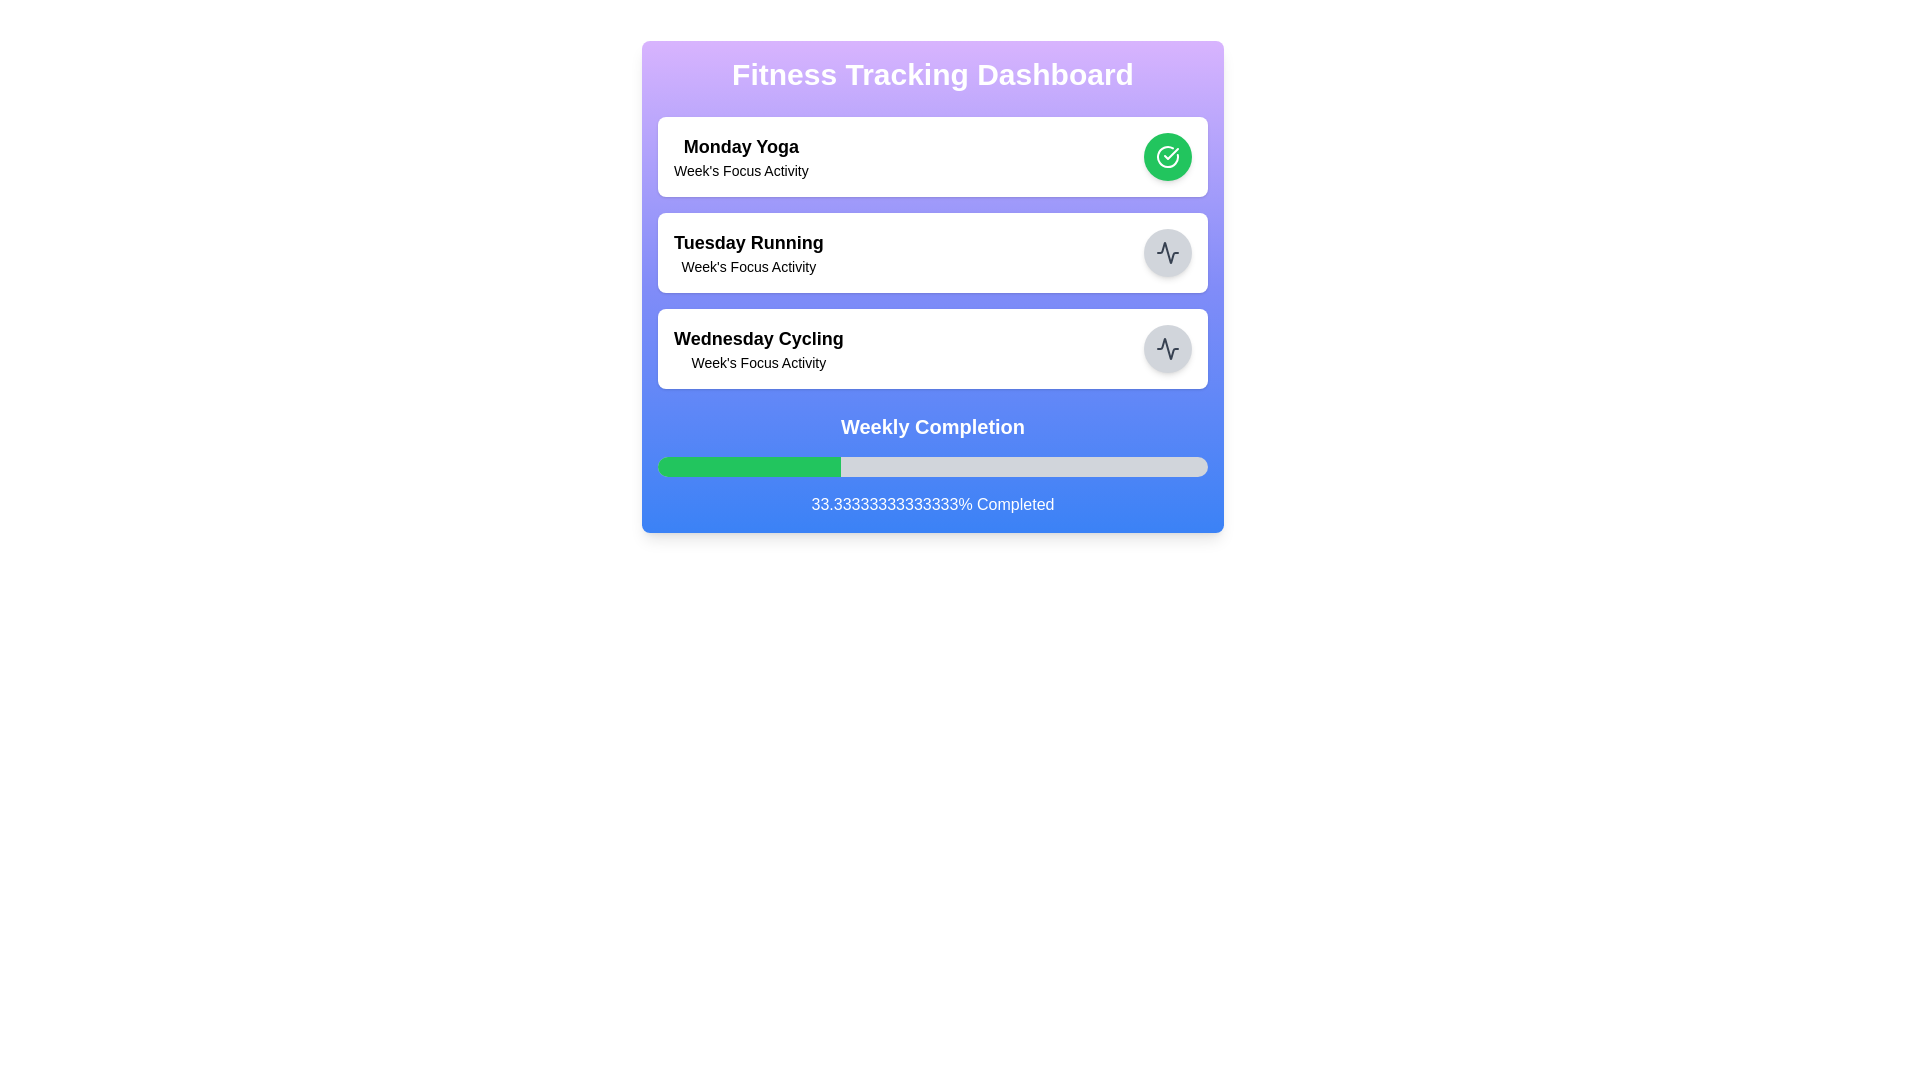 The image size is (1920, 1080). What do you see at coordinates (931, 73) in the screenshot?
I see `the main heading element at the top center of the dashboard interface, which serves as the title for the overall content` at bounding box center [931, 73].